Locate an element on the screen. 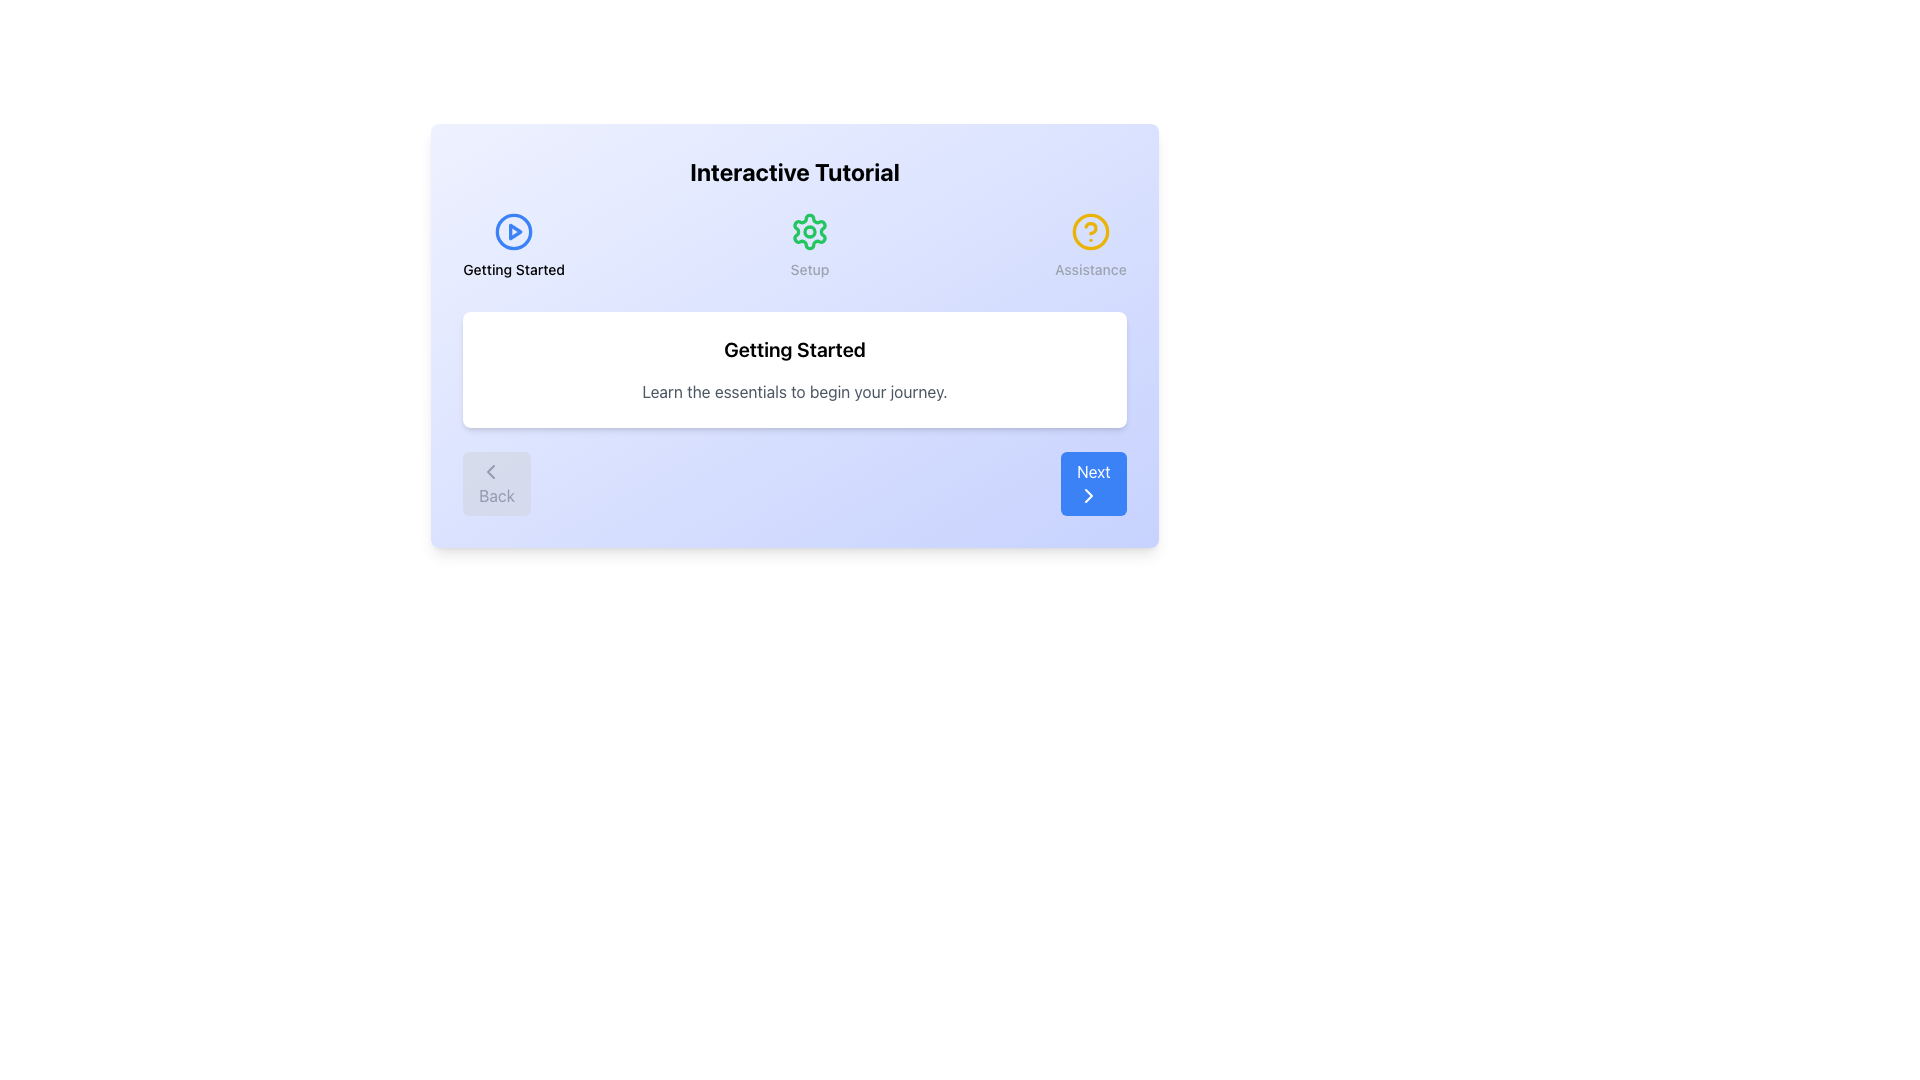 This screenshot has height=1080, width=1920. the first clickable icon in the left section of the navigation bar is located at coordinates (514, 245).